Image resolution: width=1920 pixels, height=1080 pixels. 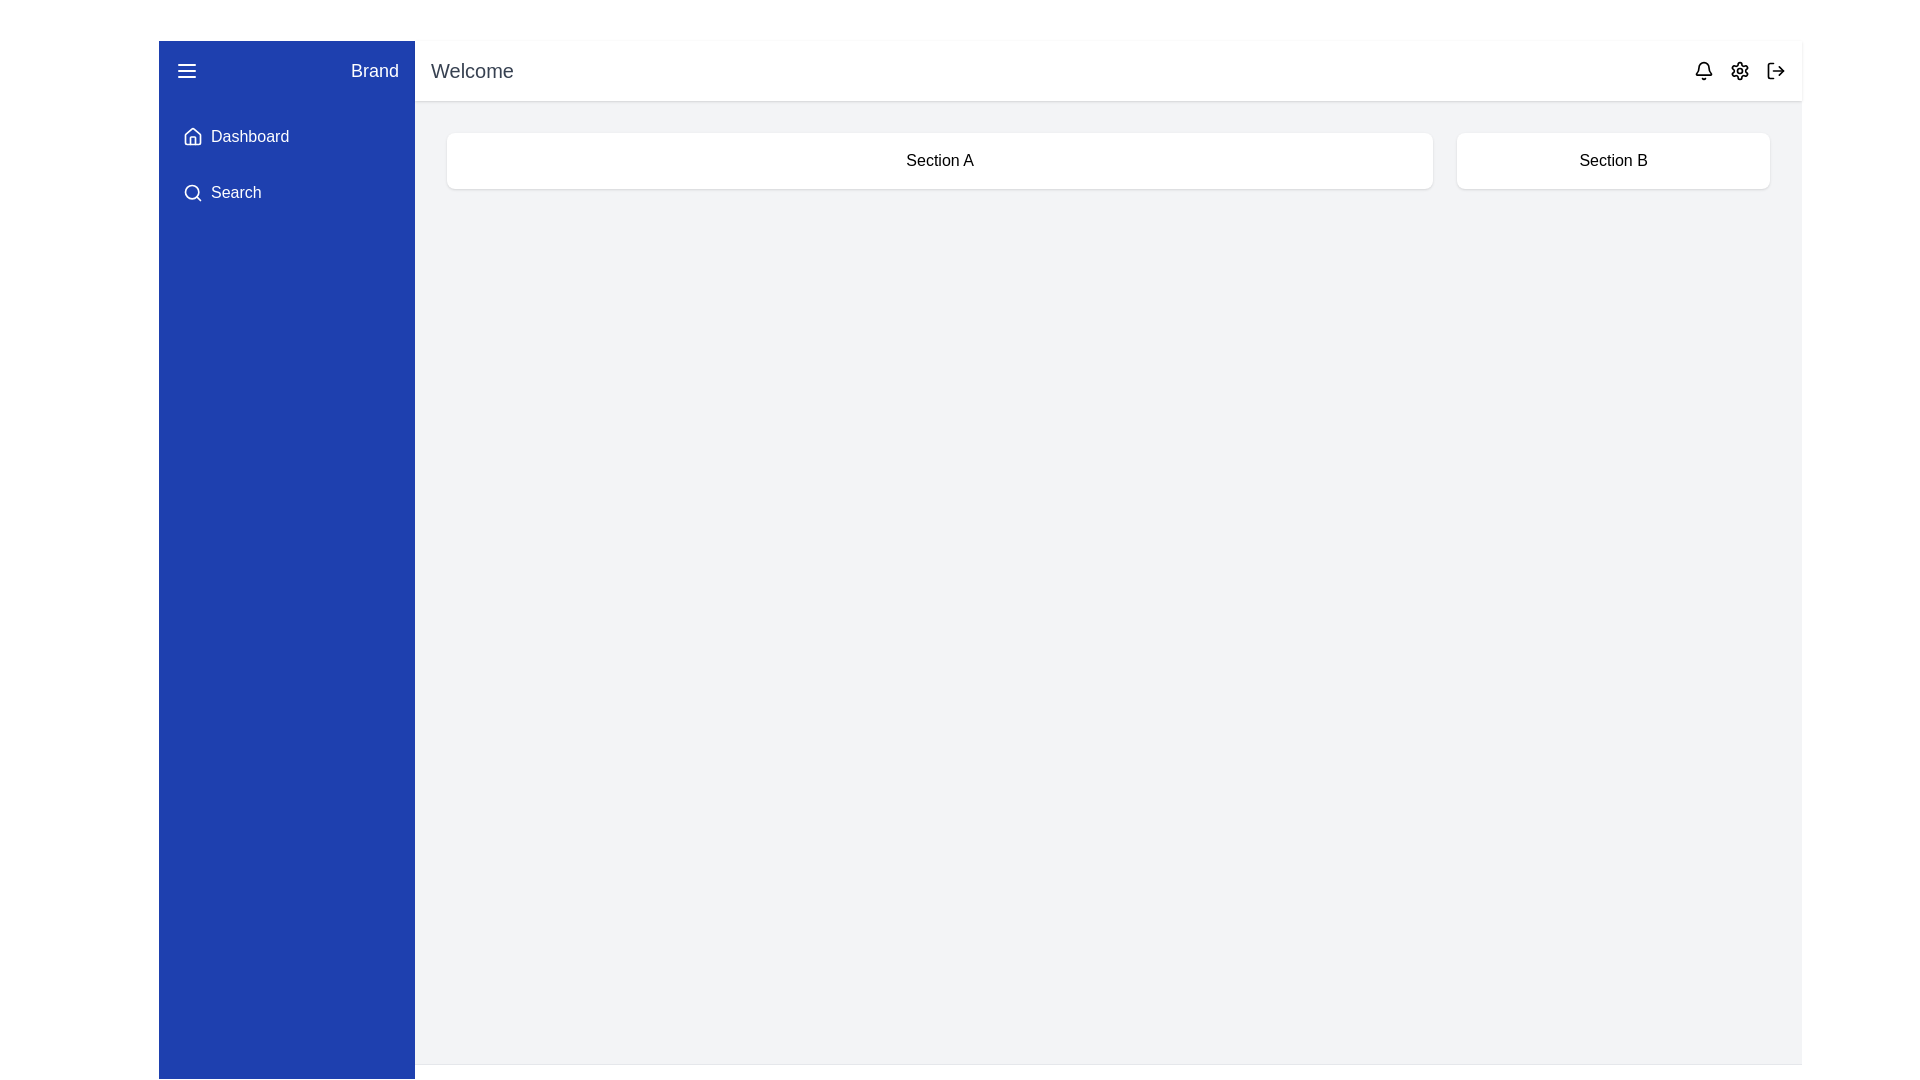 I want to click on the 'Dashboard' text label located in the left vertical sidebar, so click(x=249, y=136).